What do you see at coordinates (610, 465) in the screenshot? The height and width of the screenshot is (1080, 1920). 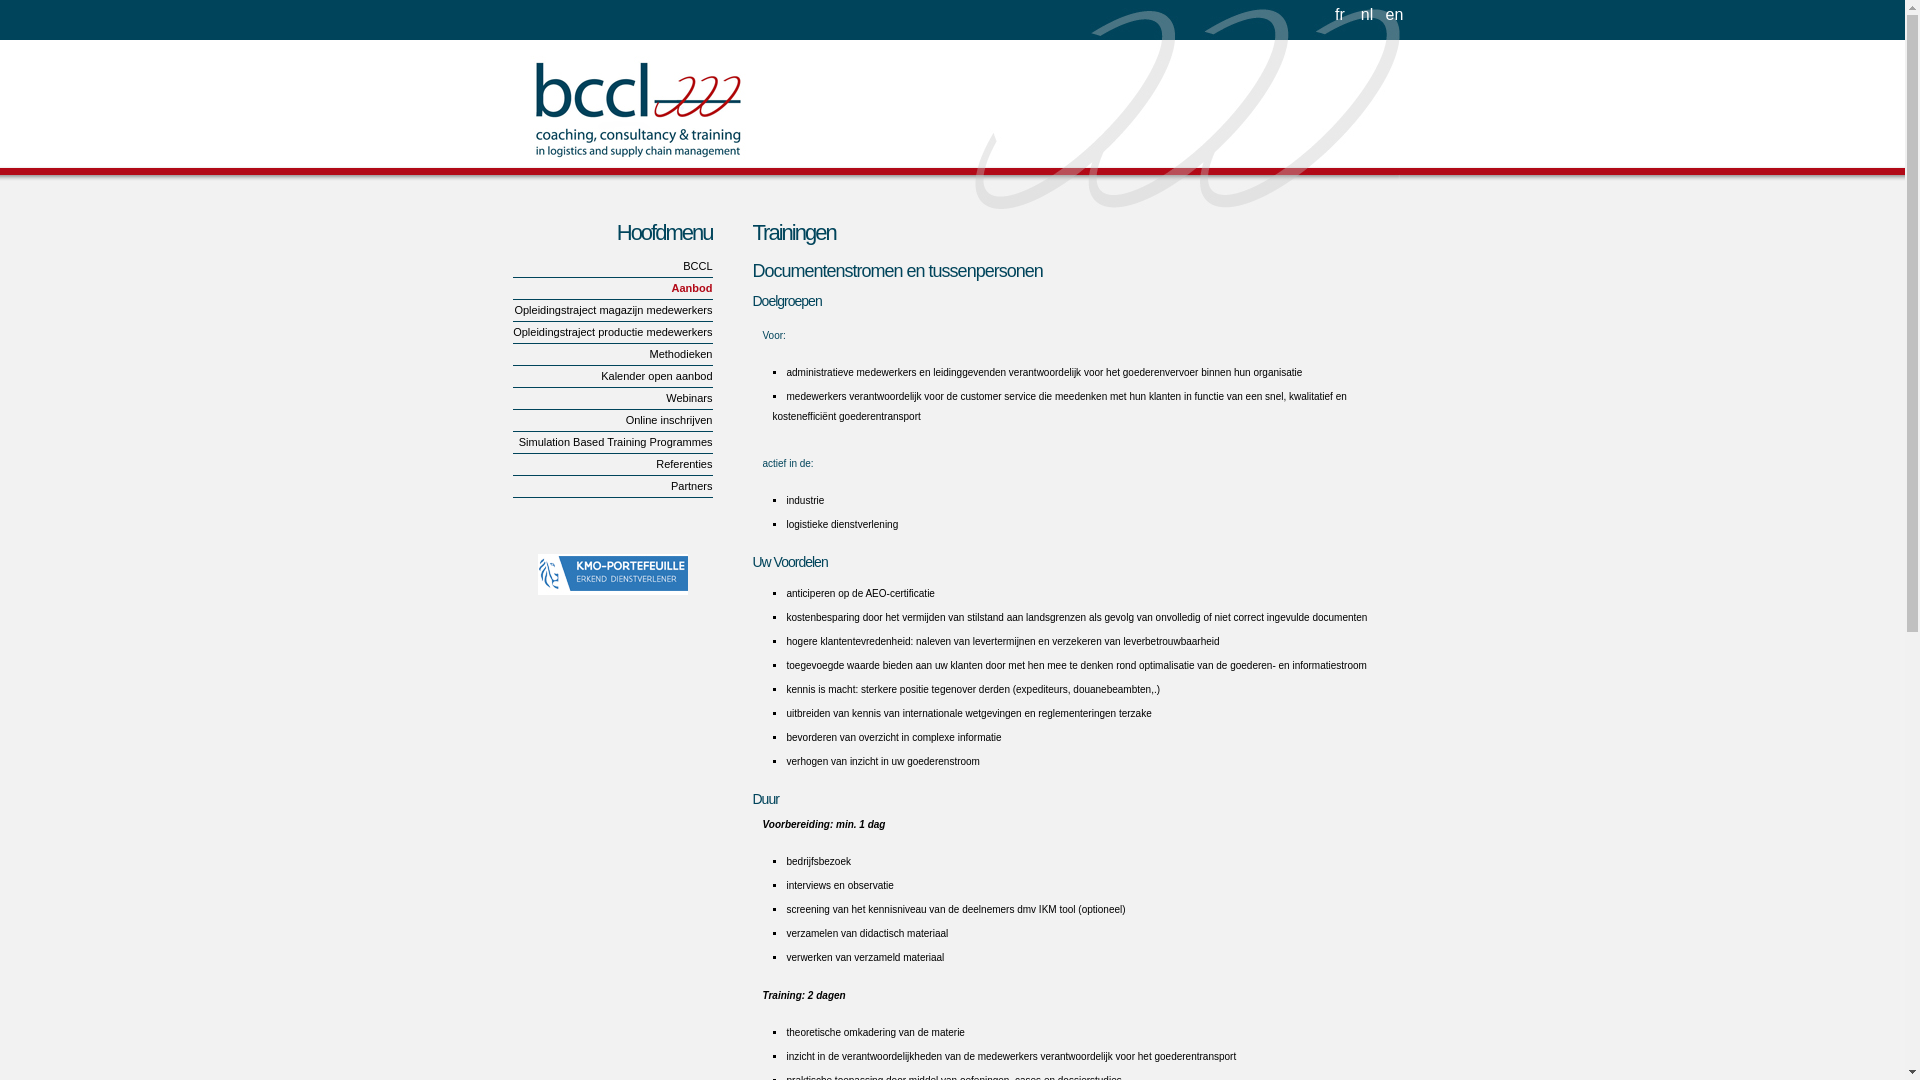 I see `'Referenties'` at bounding box center [610, 465].